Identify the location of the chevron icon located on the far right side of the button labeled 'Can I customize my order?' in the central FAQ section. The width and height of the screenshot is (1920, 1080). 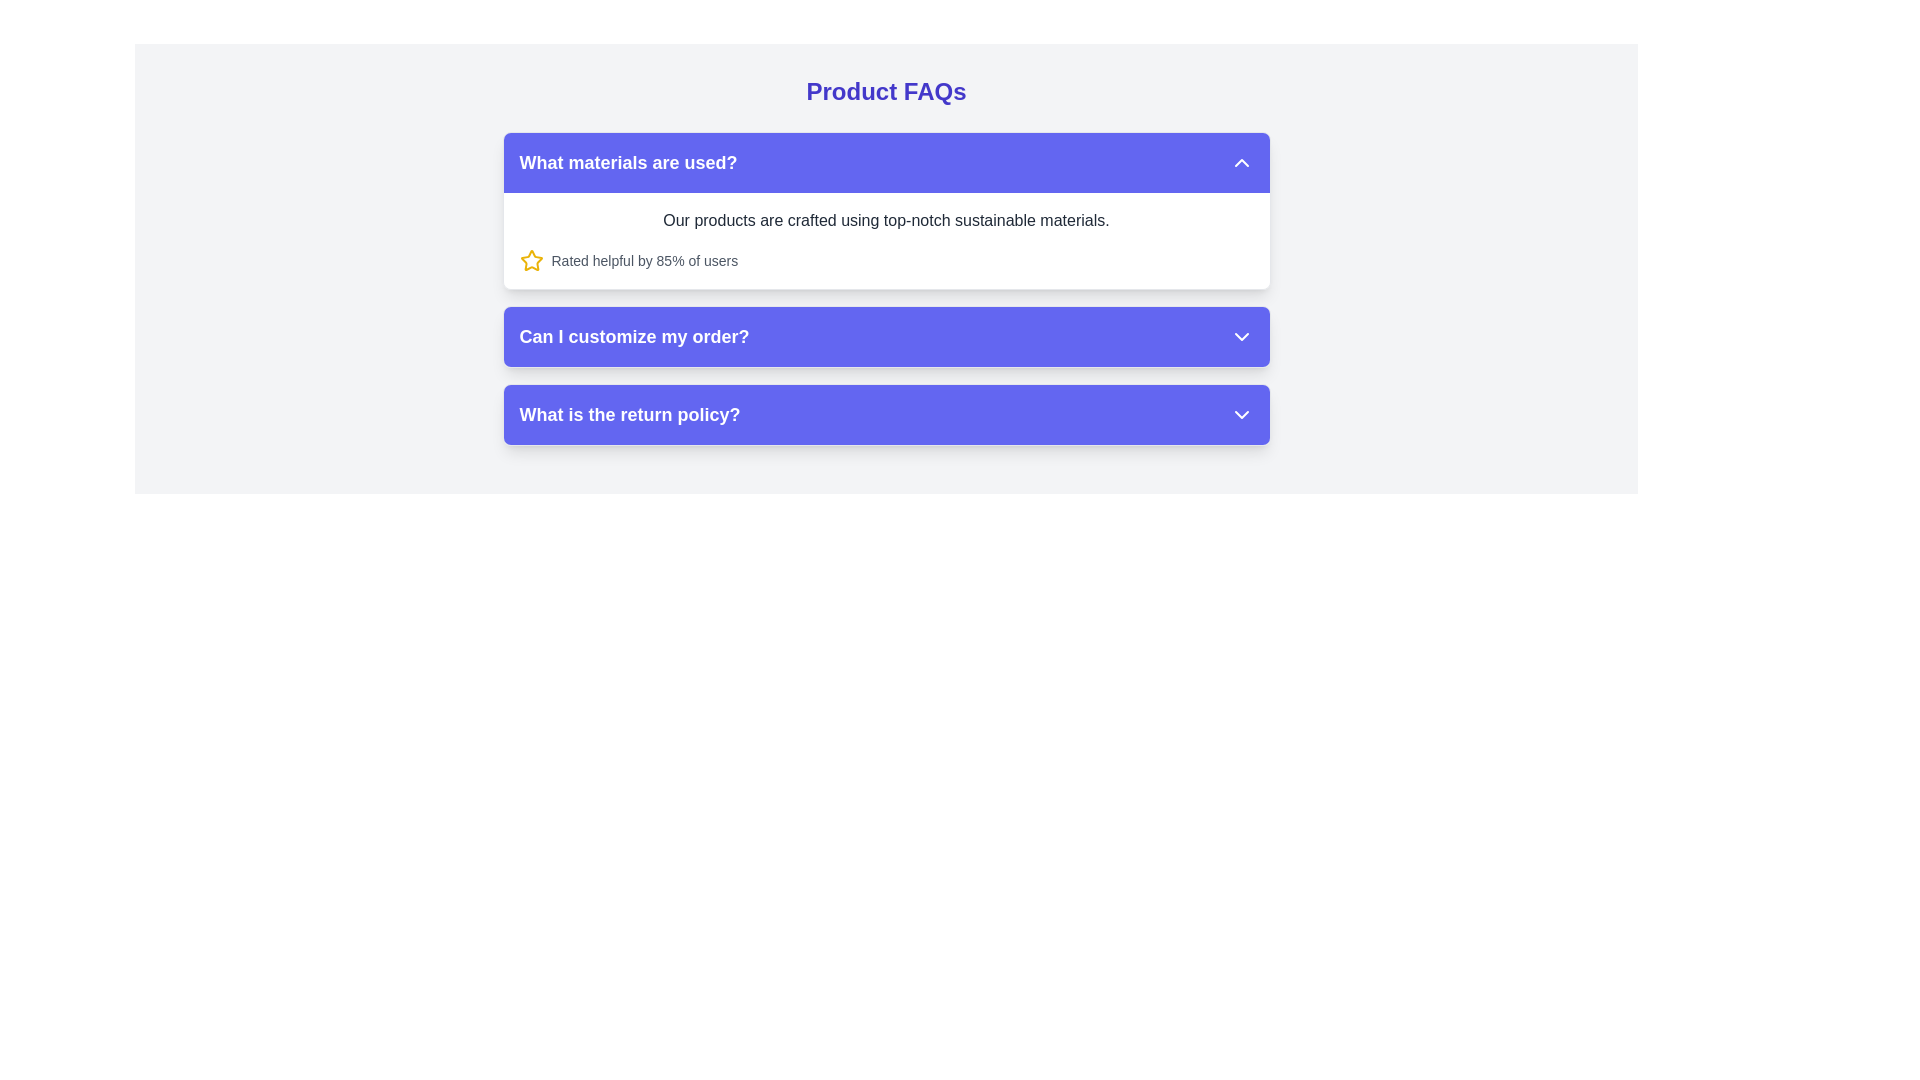
(1240, 335).